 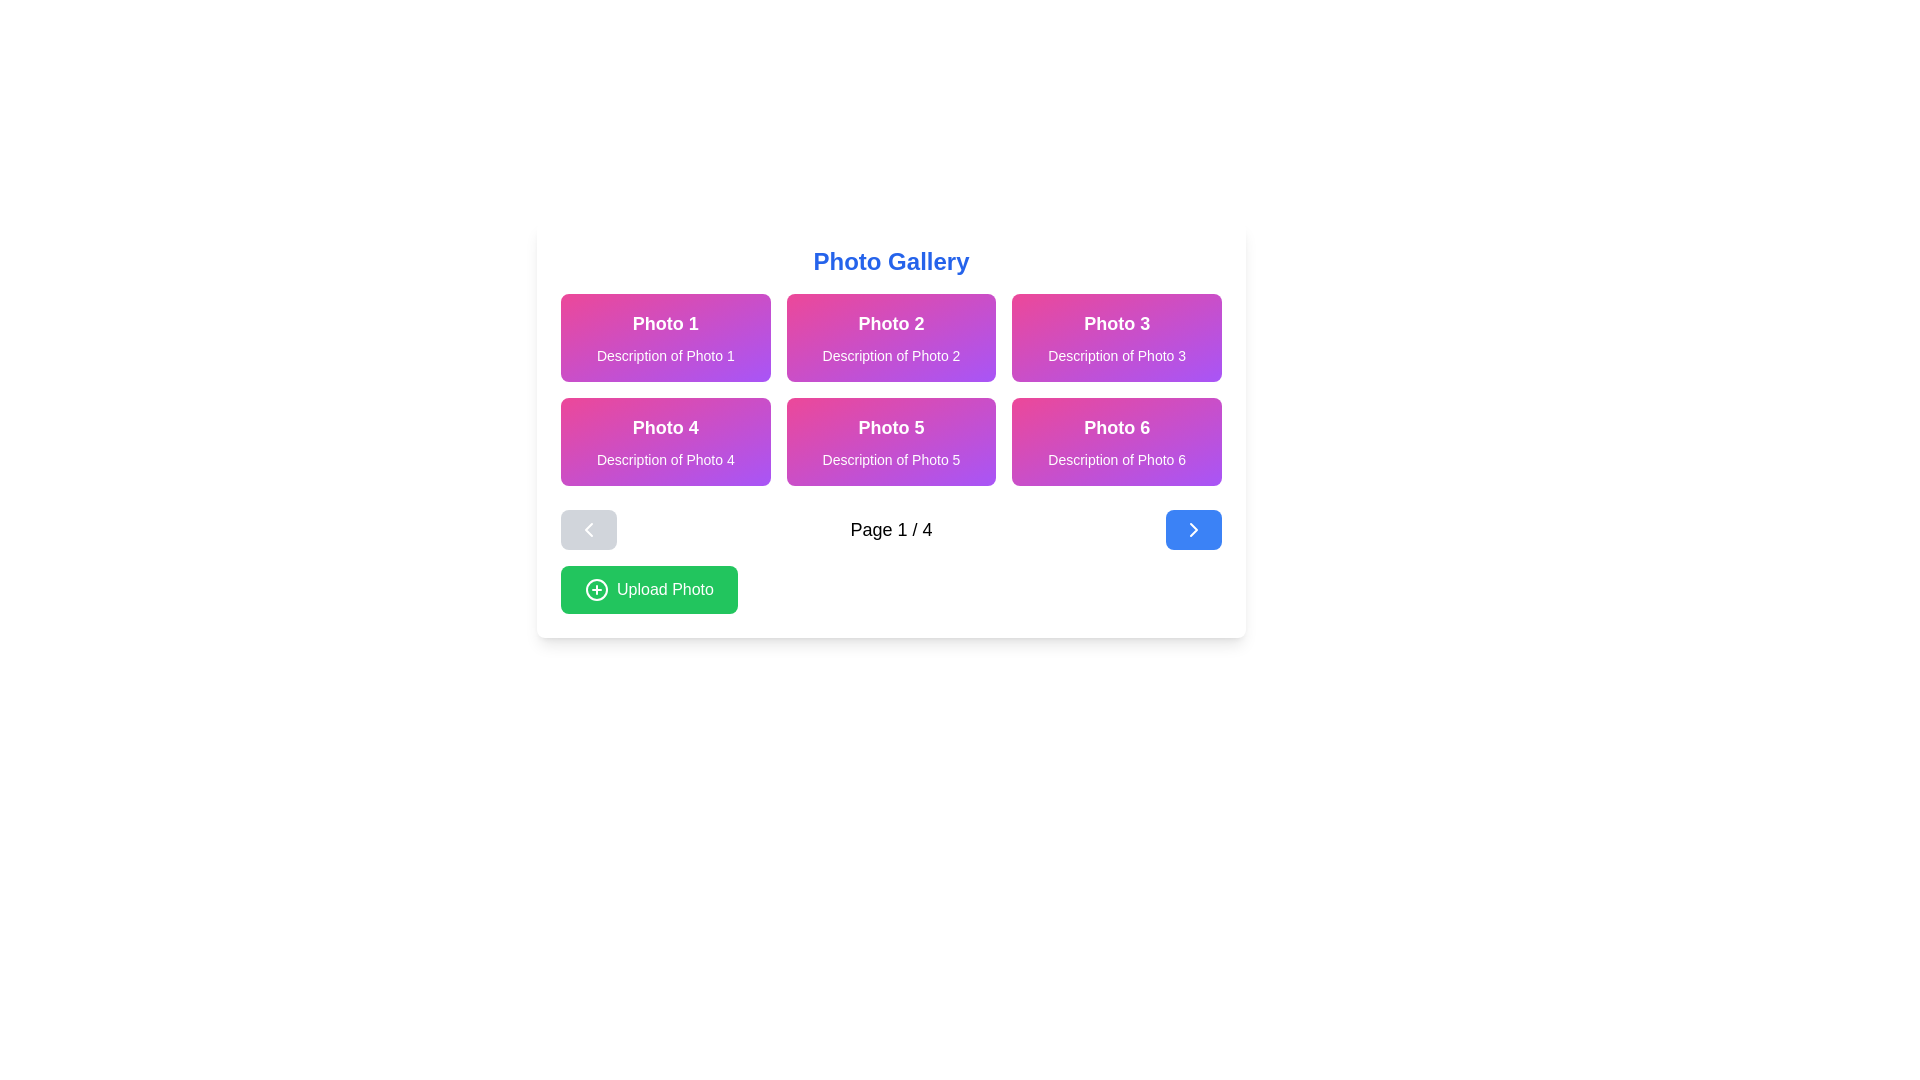 What do you see at coordinates (890, 528) in the screenshot?
I see `the text label displaying 'Page 1 / 4' located in the bottom middle portion of the 'Photo Gallery' section, between two navigation buttons` at bounding box center [890, 528].